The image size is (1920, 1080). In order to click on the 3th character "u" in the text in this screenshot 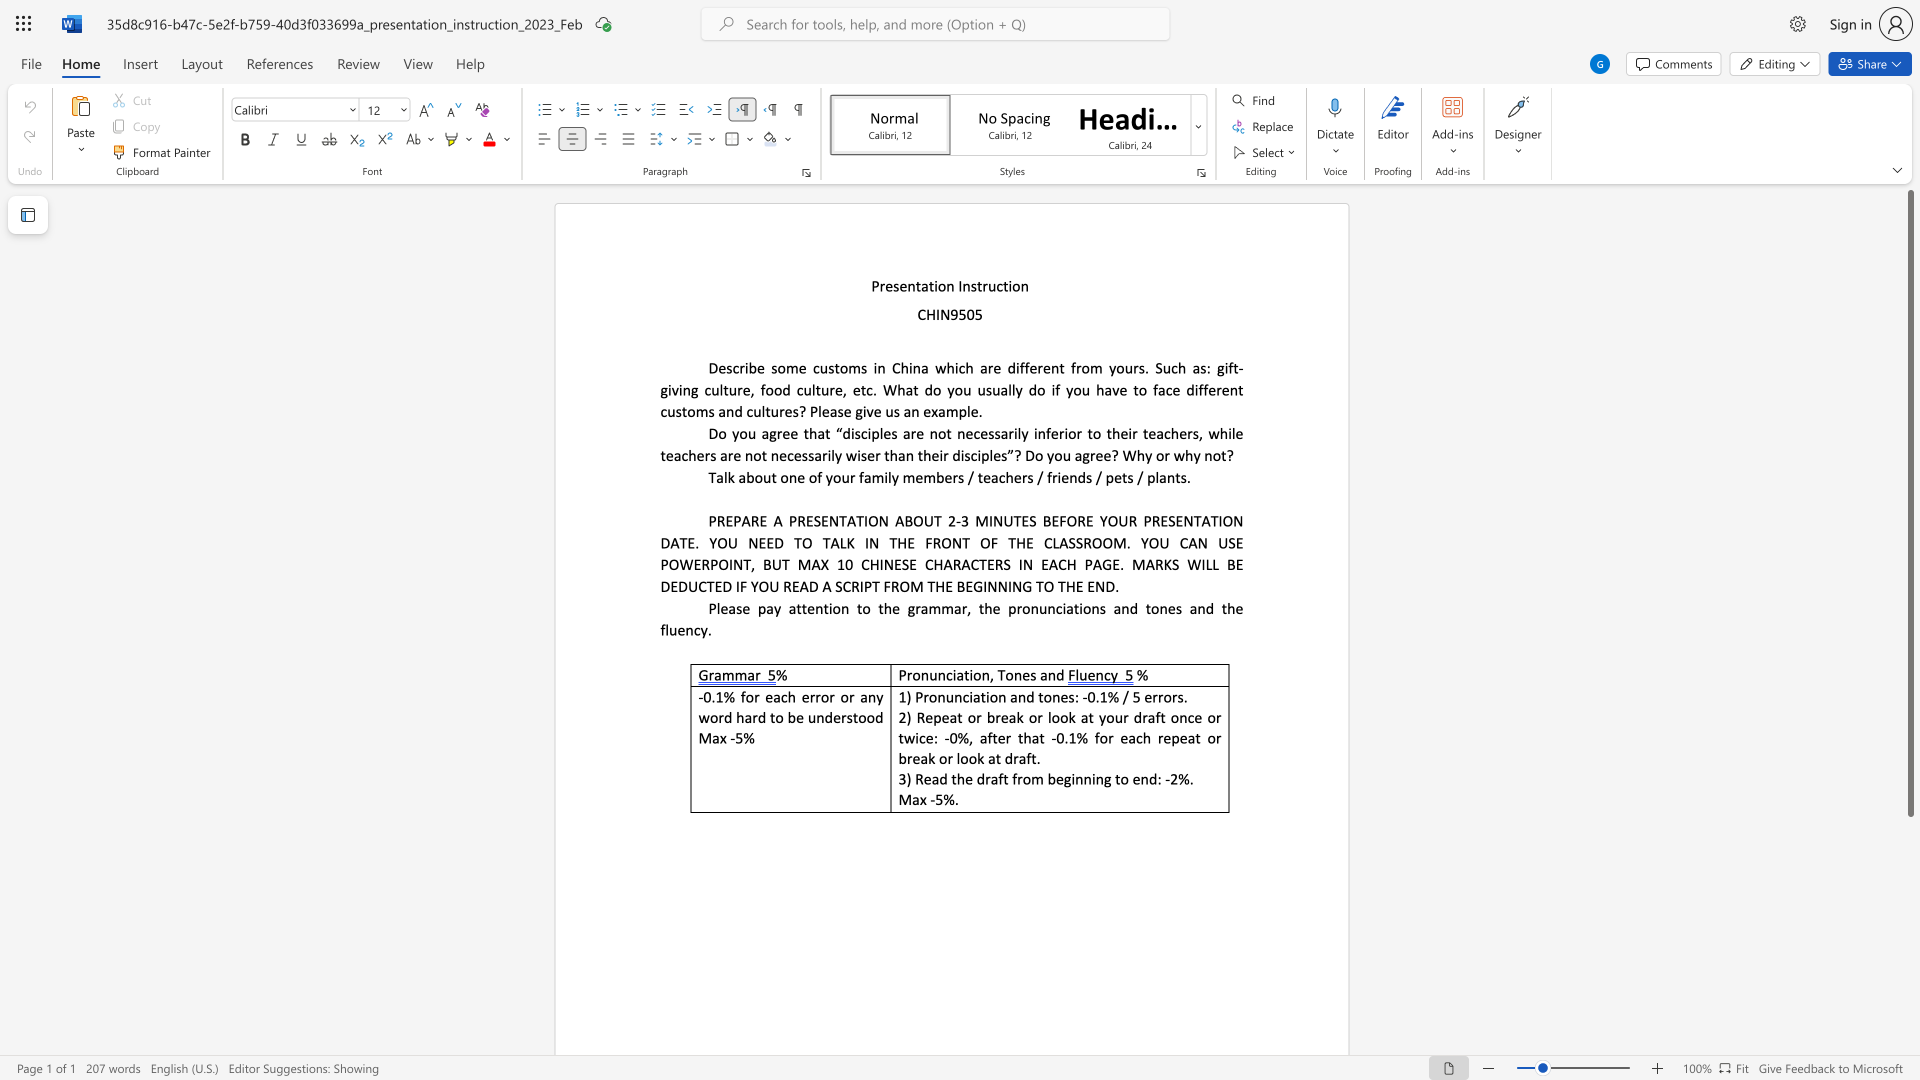, I will do `click(1166, 368)`.